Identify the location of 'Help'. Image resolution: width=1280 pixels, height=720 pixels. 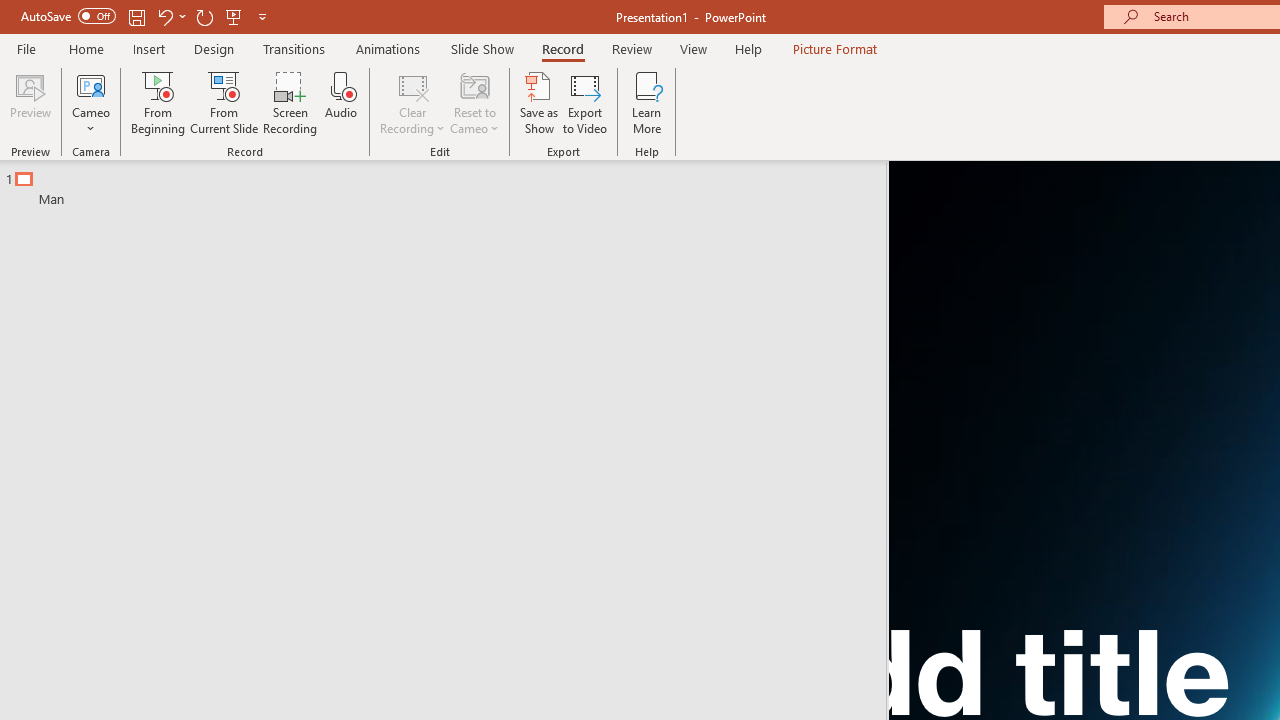
(747, 48).